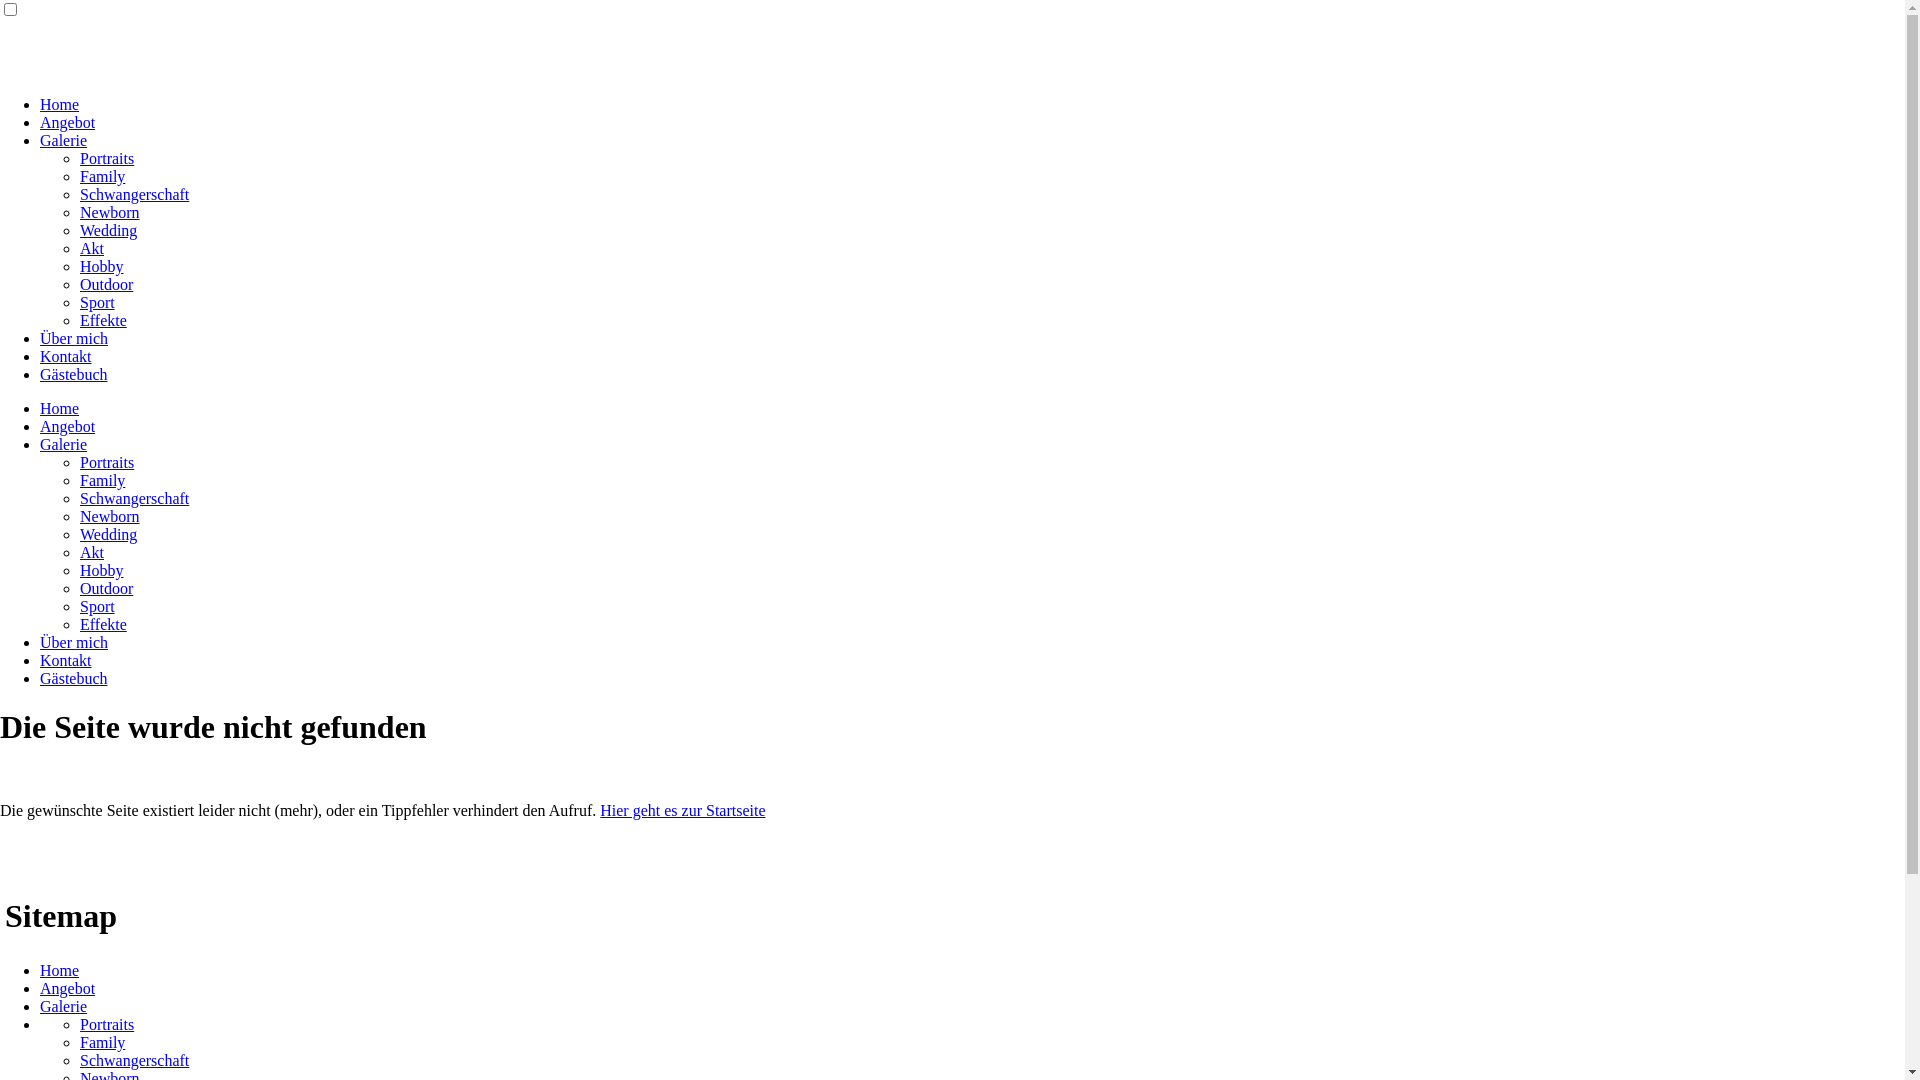 Image resolution: width=1920 pixels, height=1080 pixels. Describe the element at coordinates (63, 139) in the screenshot. I see `'Galerie'` at that location.